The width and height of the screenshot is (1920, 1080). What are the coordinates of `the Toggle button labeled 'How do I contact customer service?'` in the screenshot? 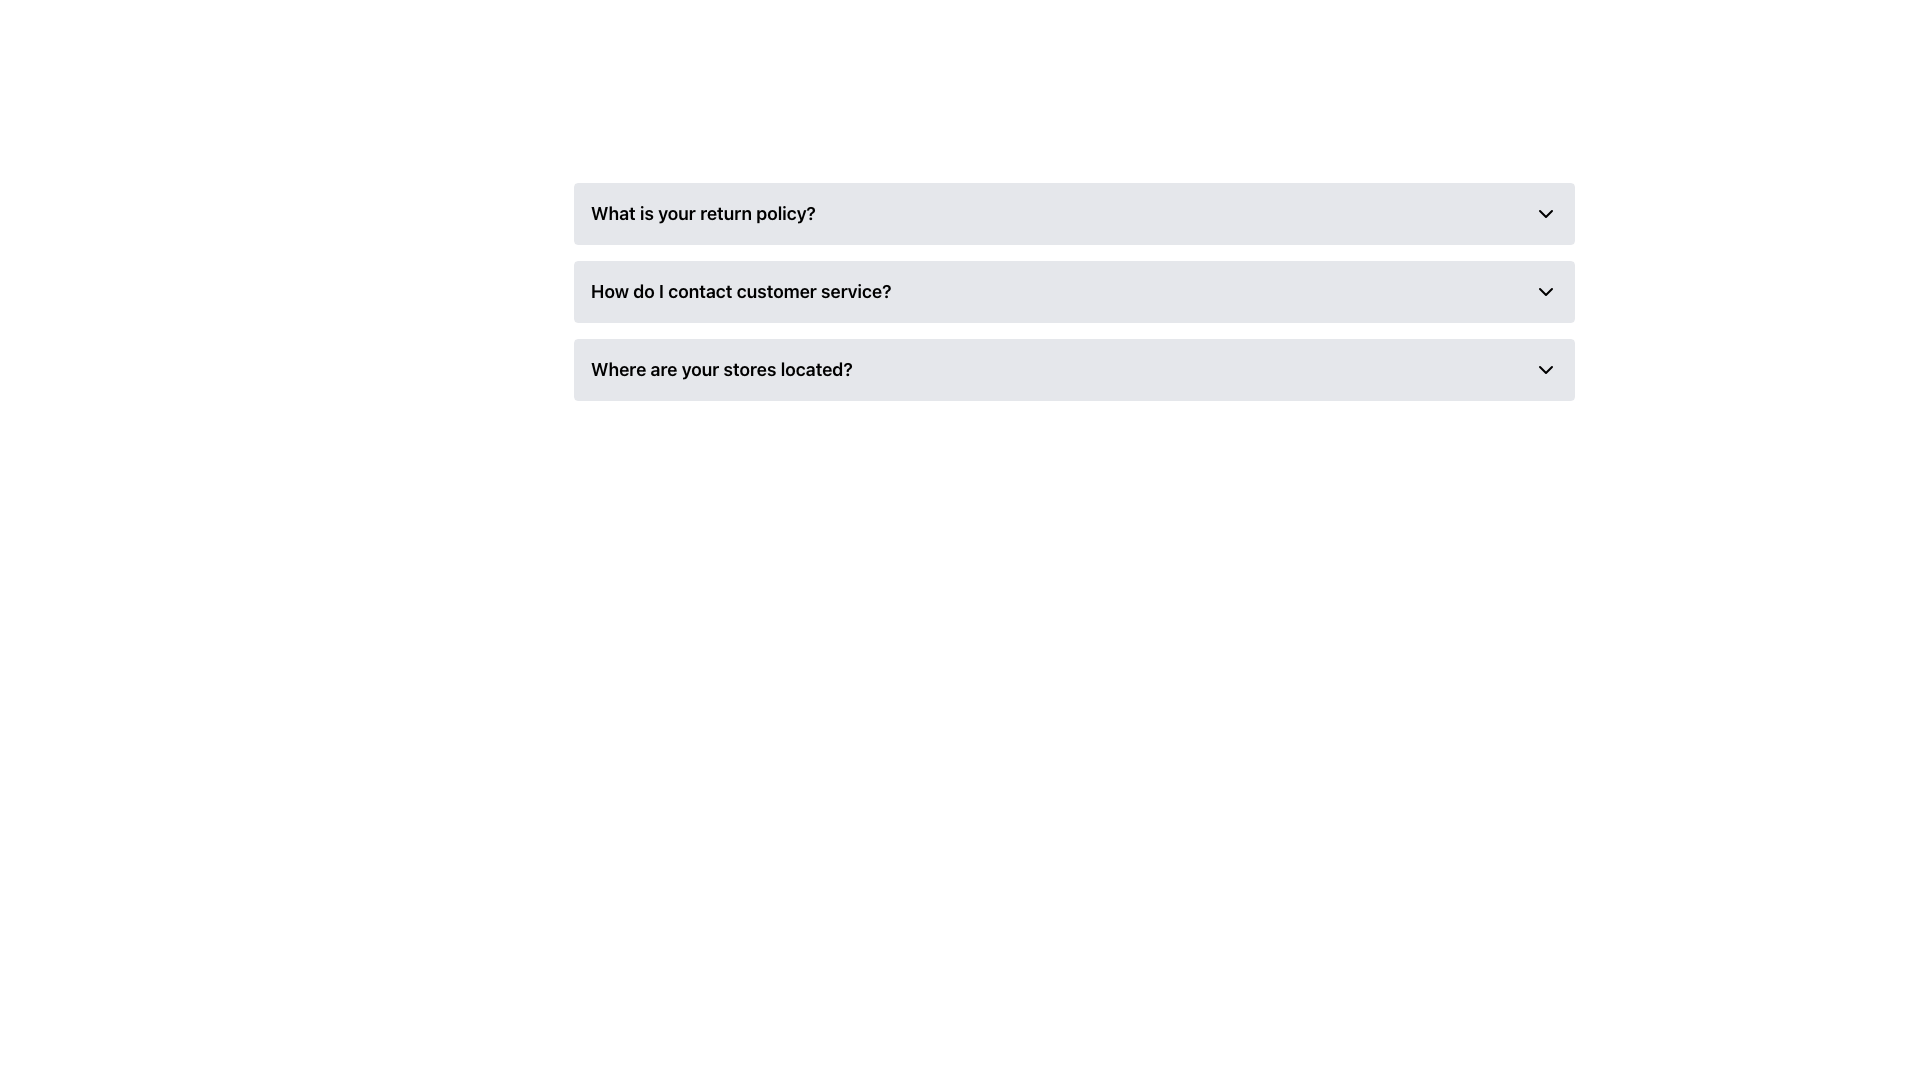 It's located at (1073, 292).